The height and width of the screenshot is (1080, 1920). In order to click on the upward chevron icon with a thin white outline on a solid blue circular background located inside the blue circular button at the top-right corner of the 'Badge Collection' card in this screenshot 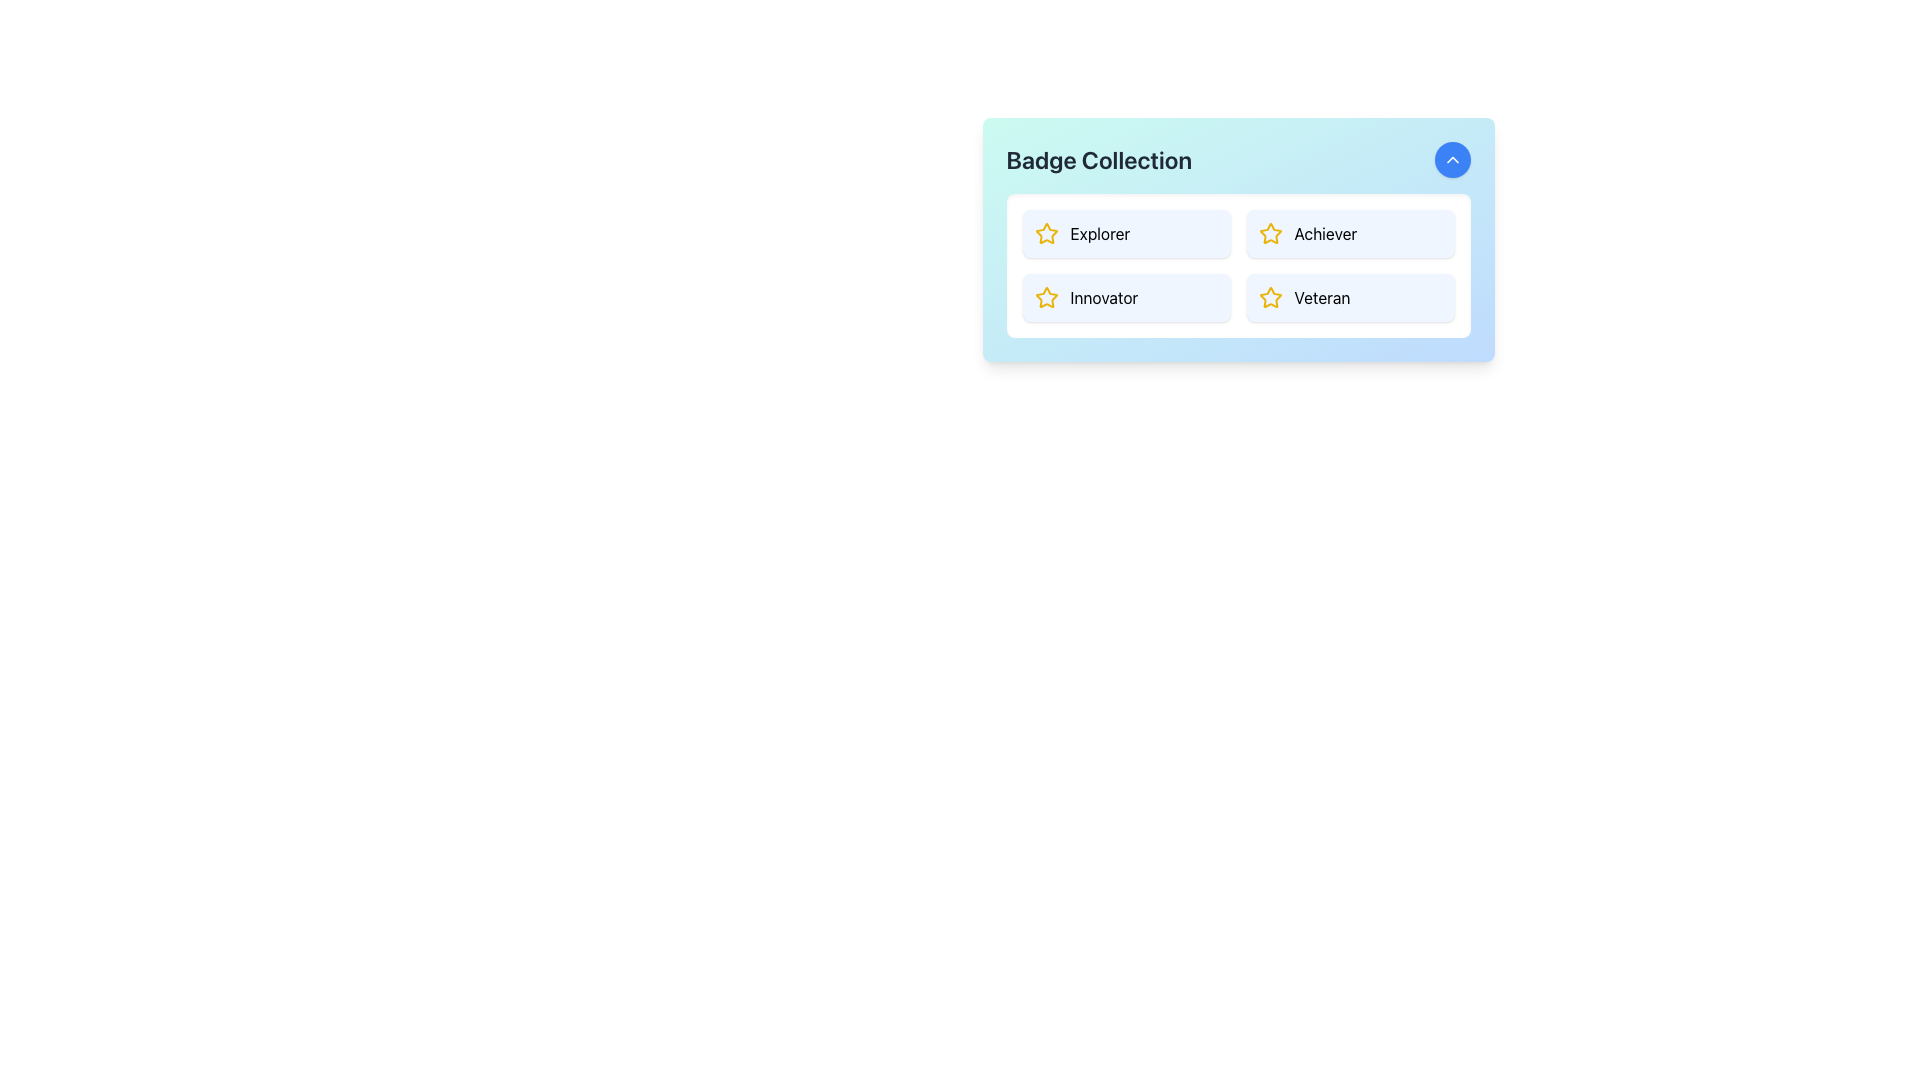, I will do `click(1452, 158)`.